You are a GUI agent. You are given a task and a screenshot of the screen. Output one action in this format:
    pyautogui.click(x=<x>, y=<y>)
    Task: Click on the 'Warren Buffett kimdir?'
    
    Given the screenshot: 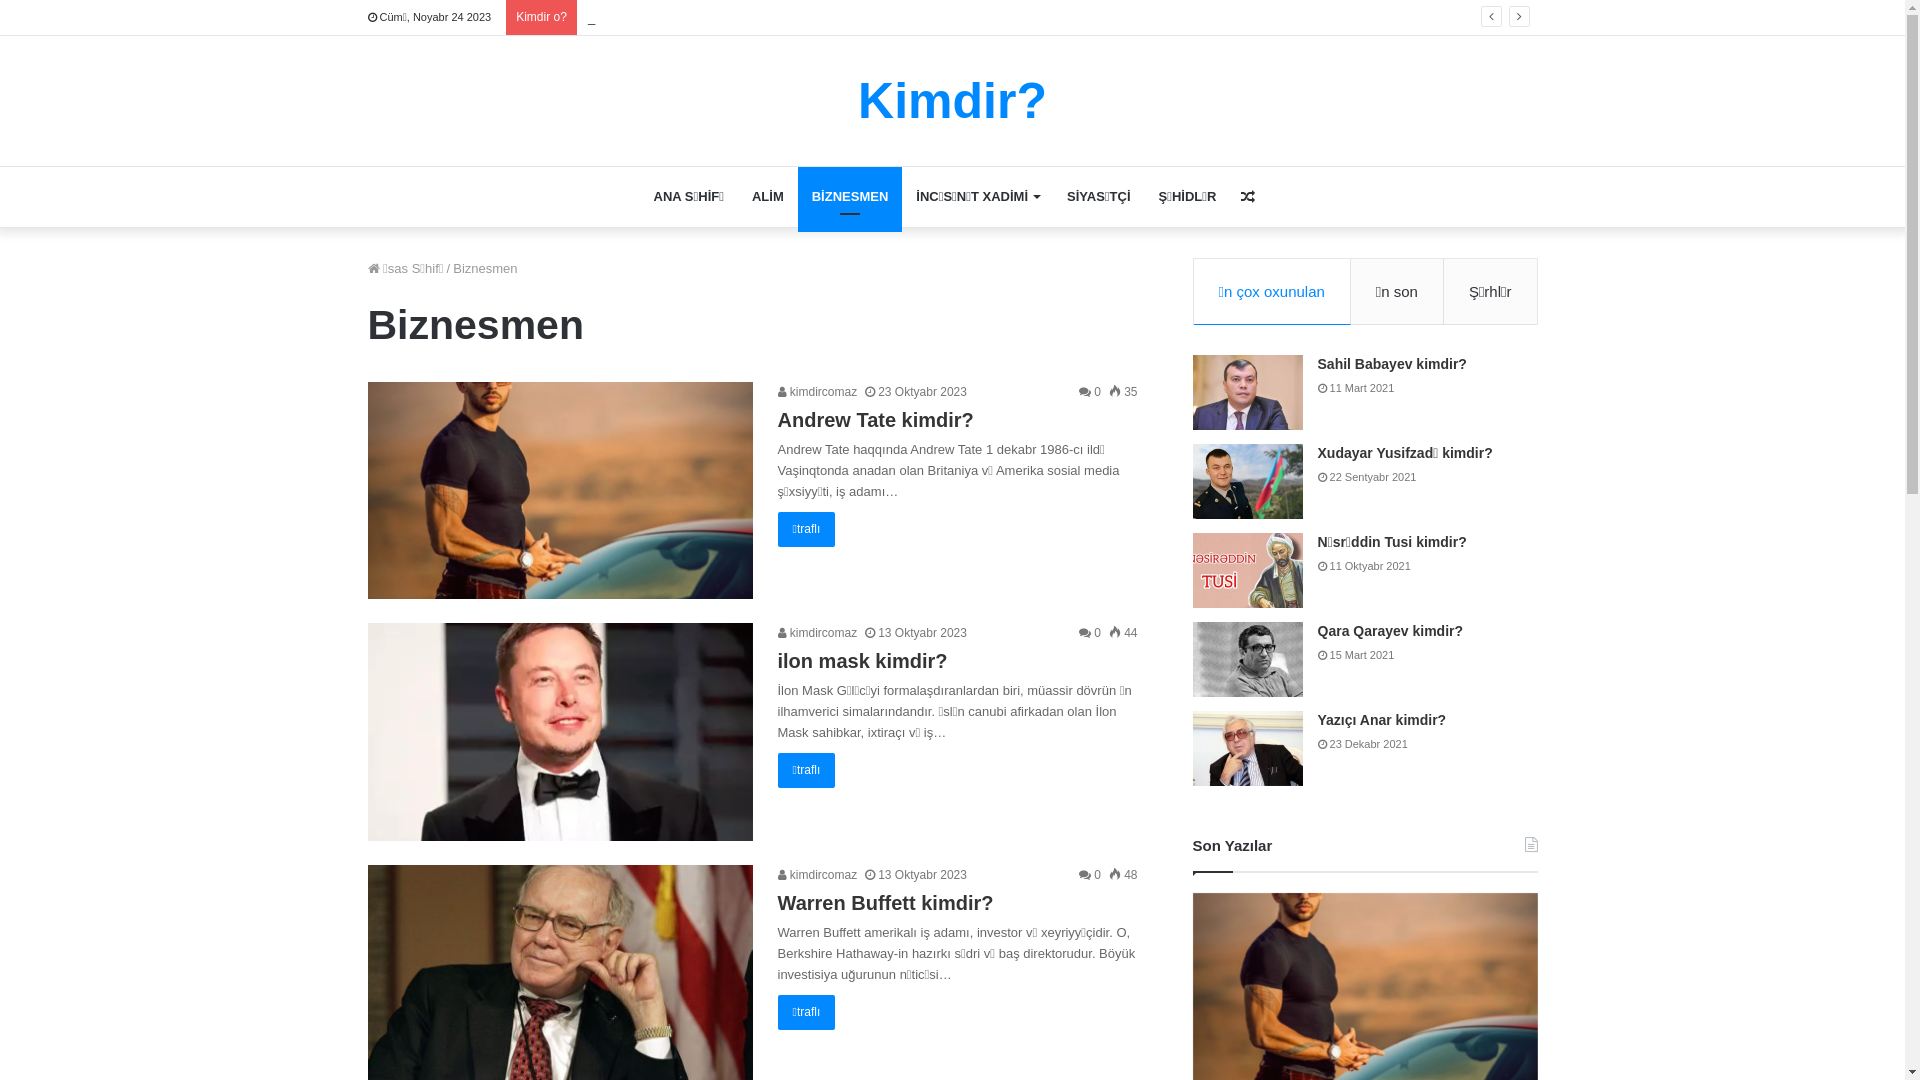 What is the action you would take?
    pyautogui.click(x=885, y=902)
    